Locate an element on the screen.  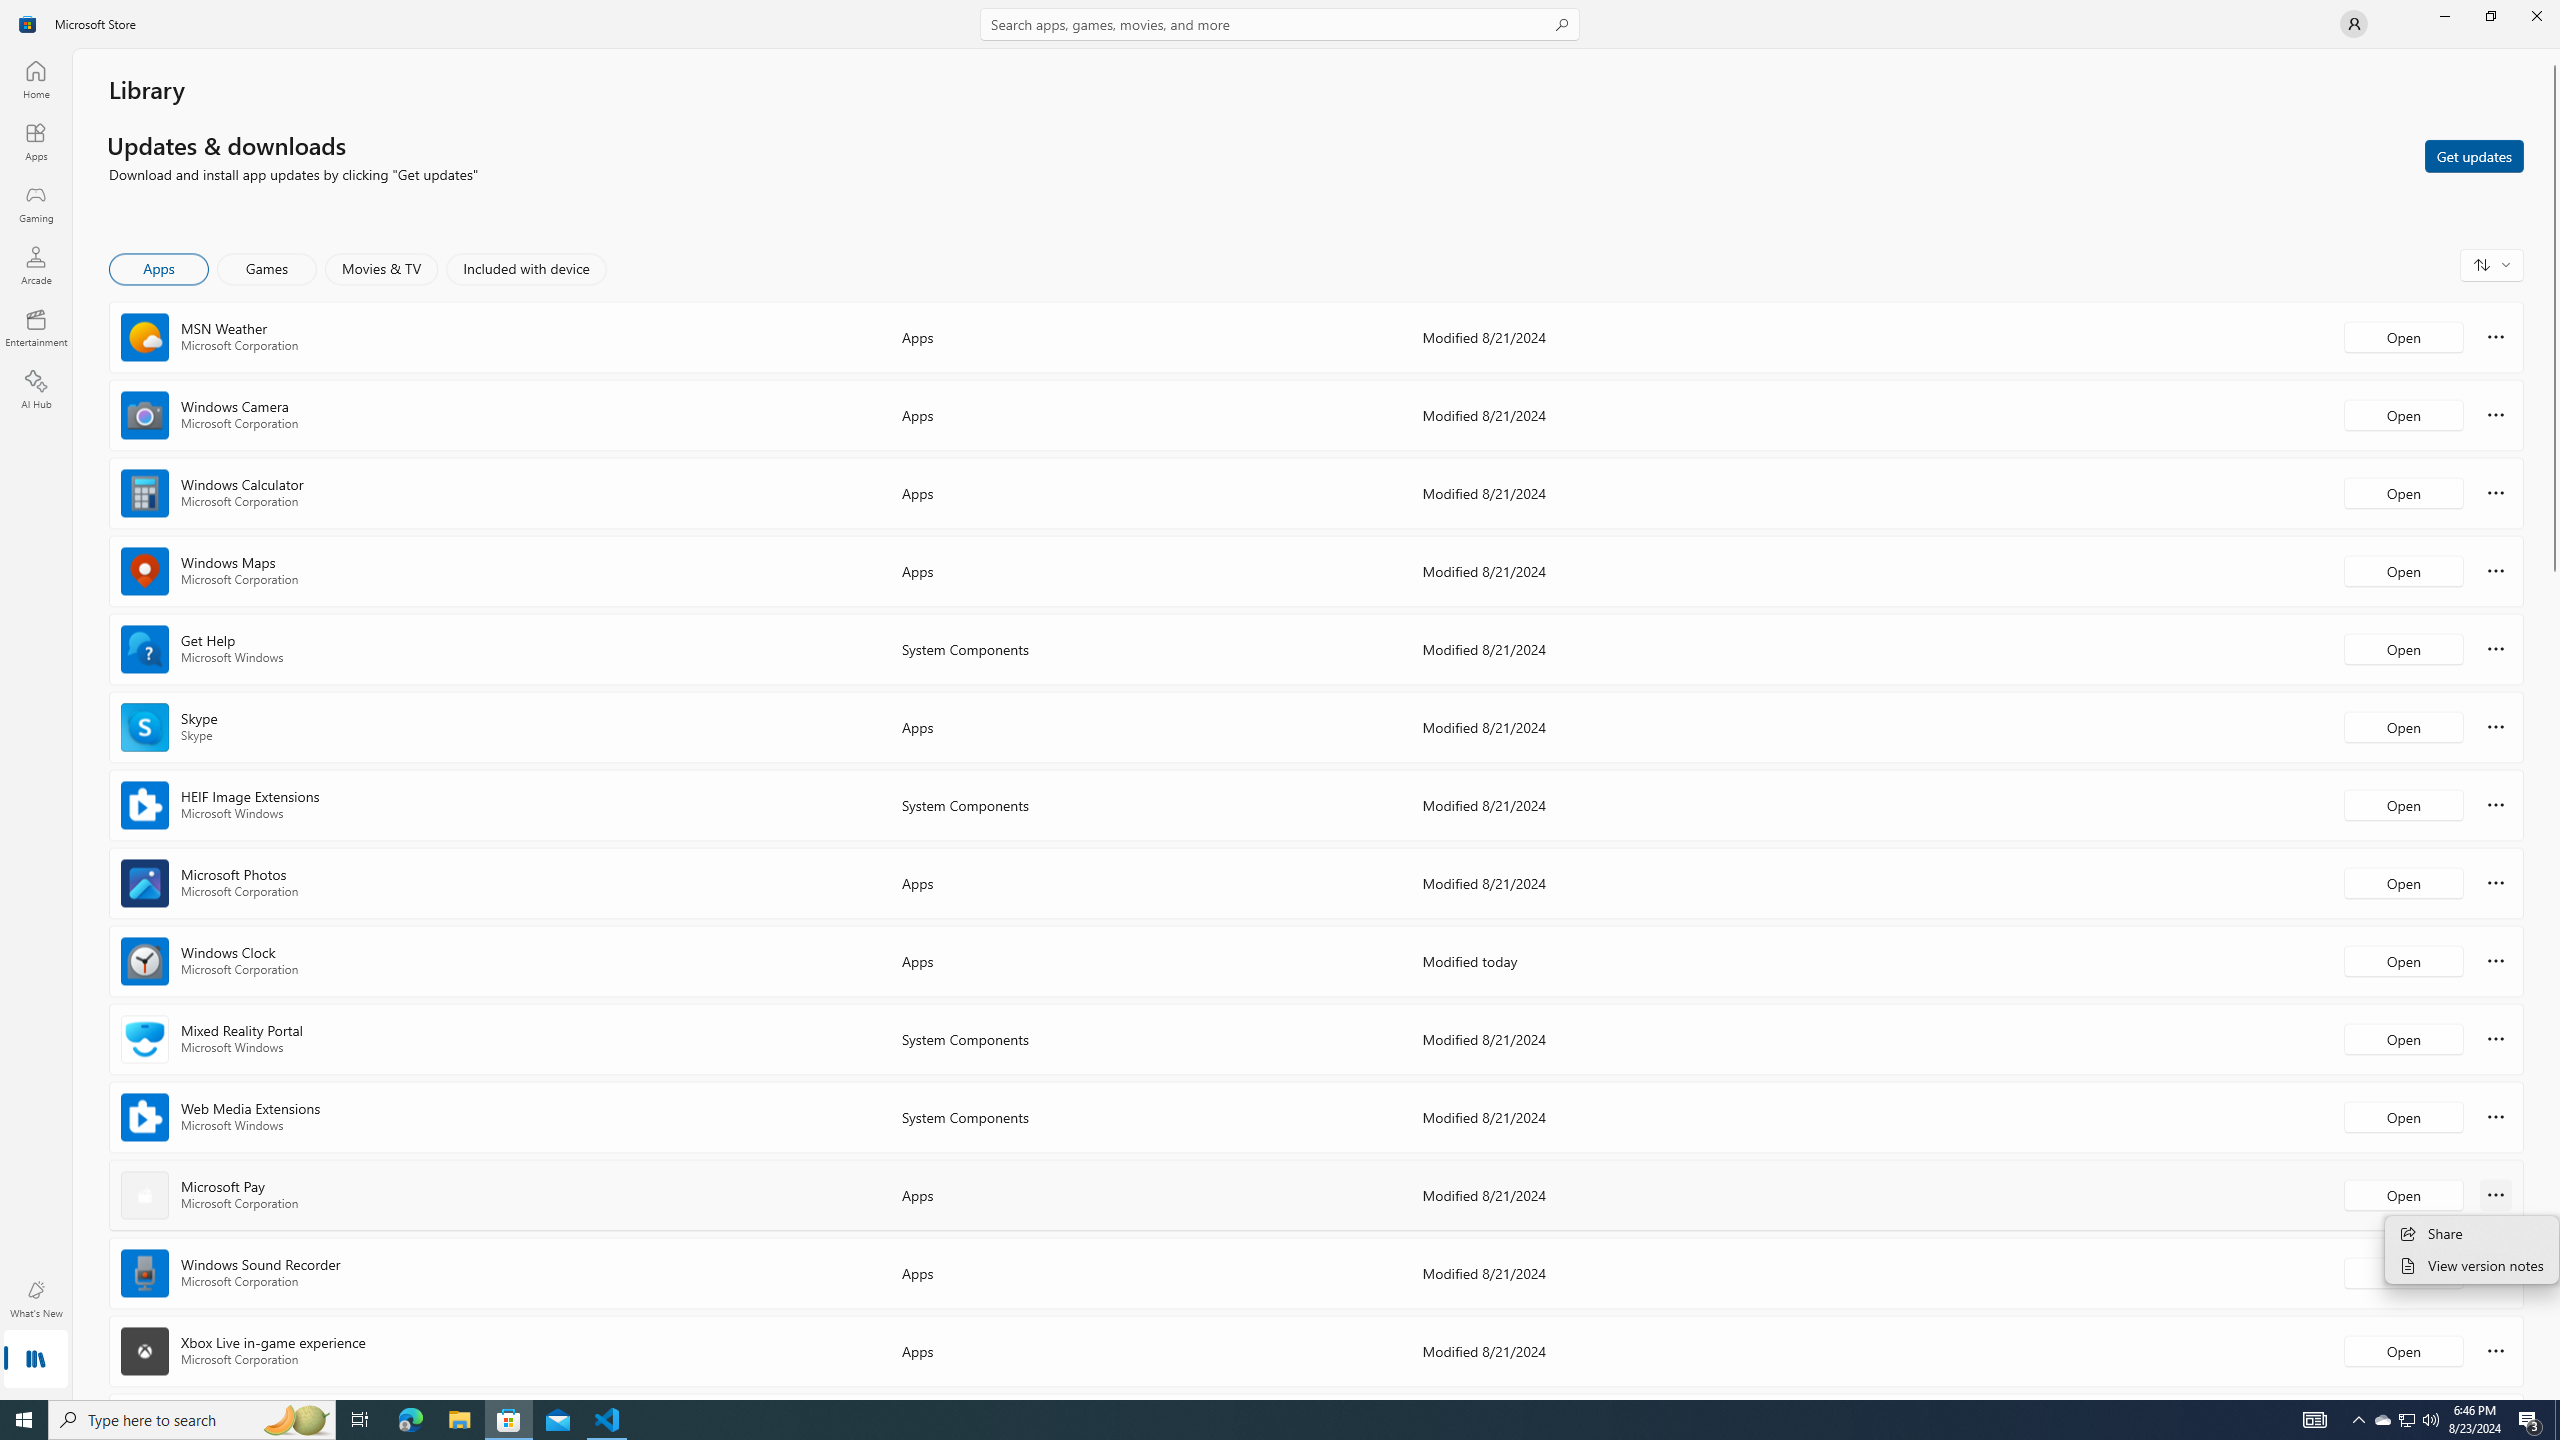
'Vertical Small Decrease' is located at coordinates (2552, 55).